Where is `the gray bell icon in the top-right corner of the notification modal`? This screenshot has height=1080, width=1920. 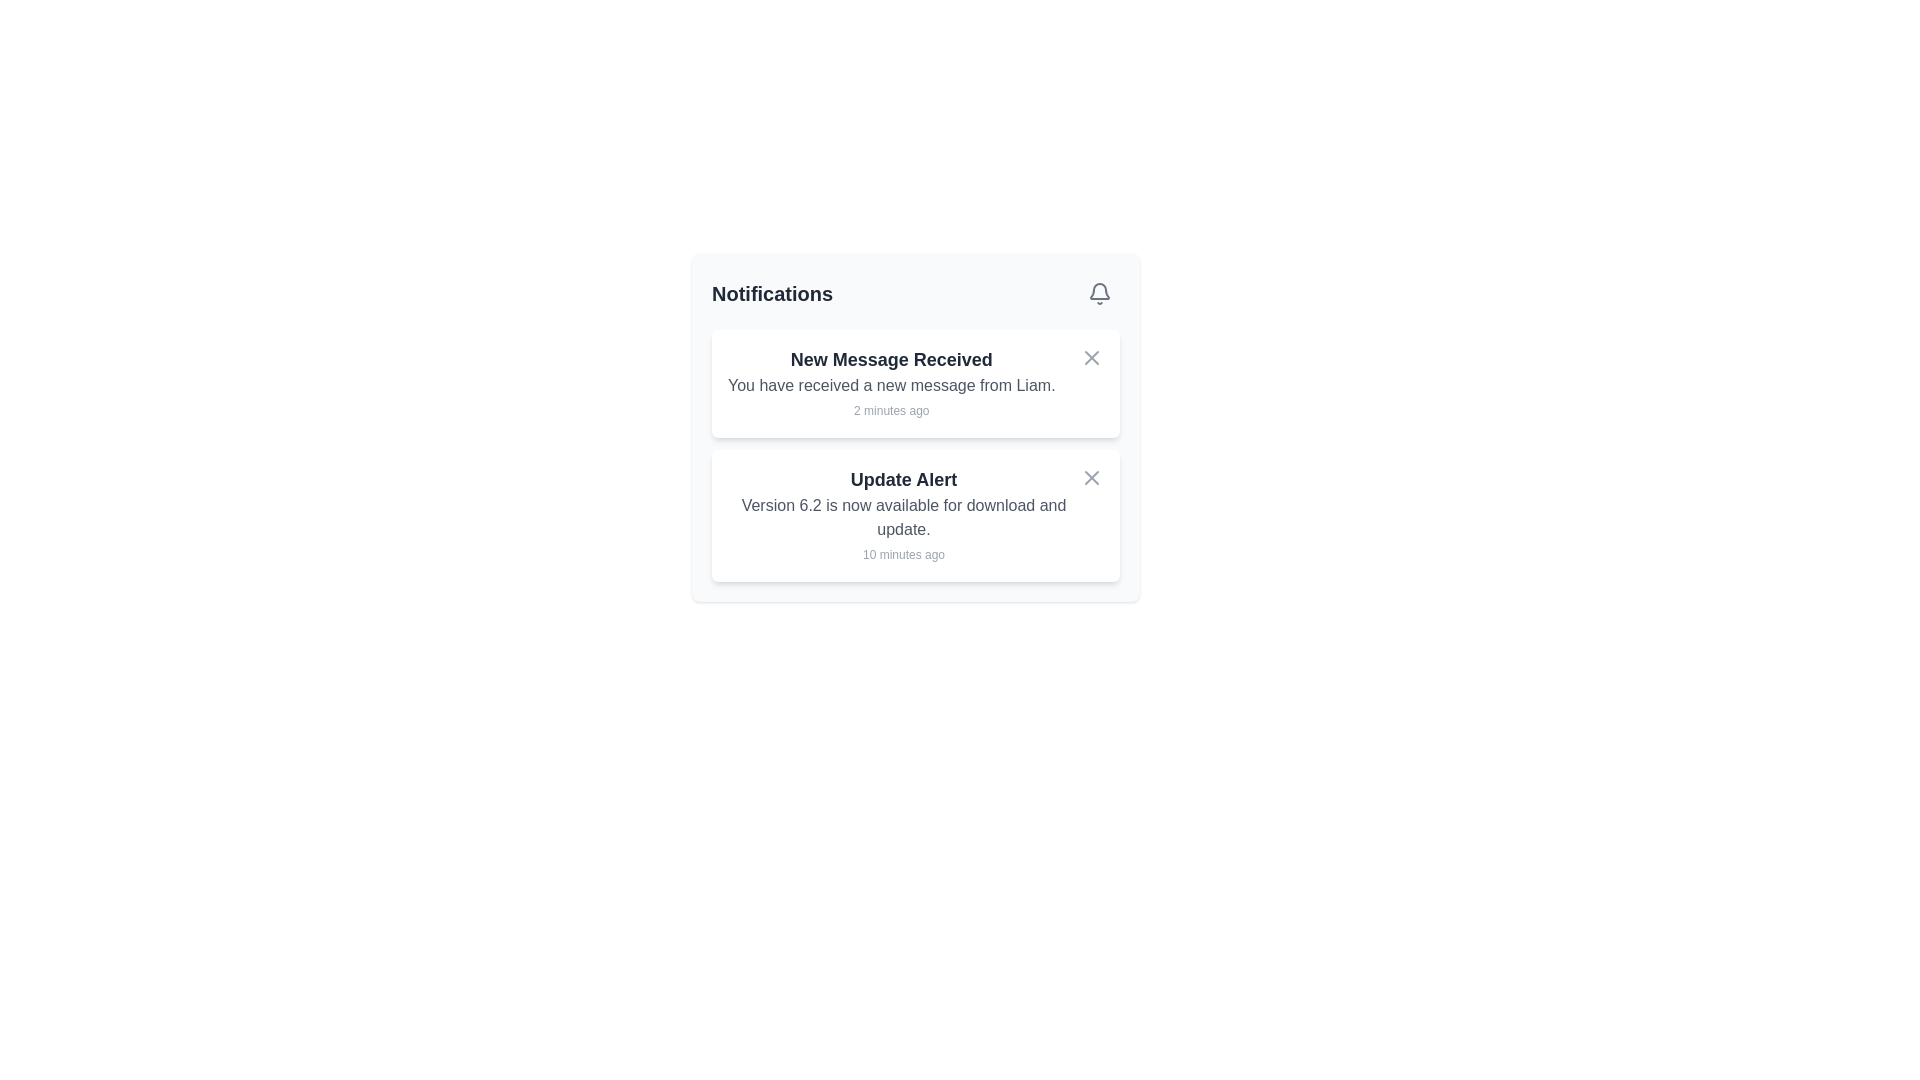
the gray bell icon in the top-right corner of the notification modal is located at coordinates (1098, 293).